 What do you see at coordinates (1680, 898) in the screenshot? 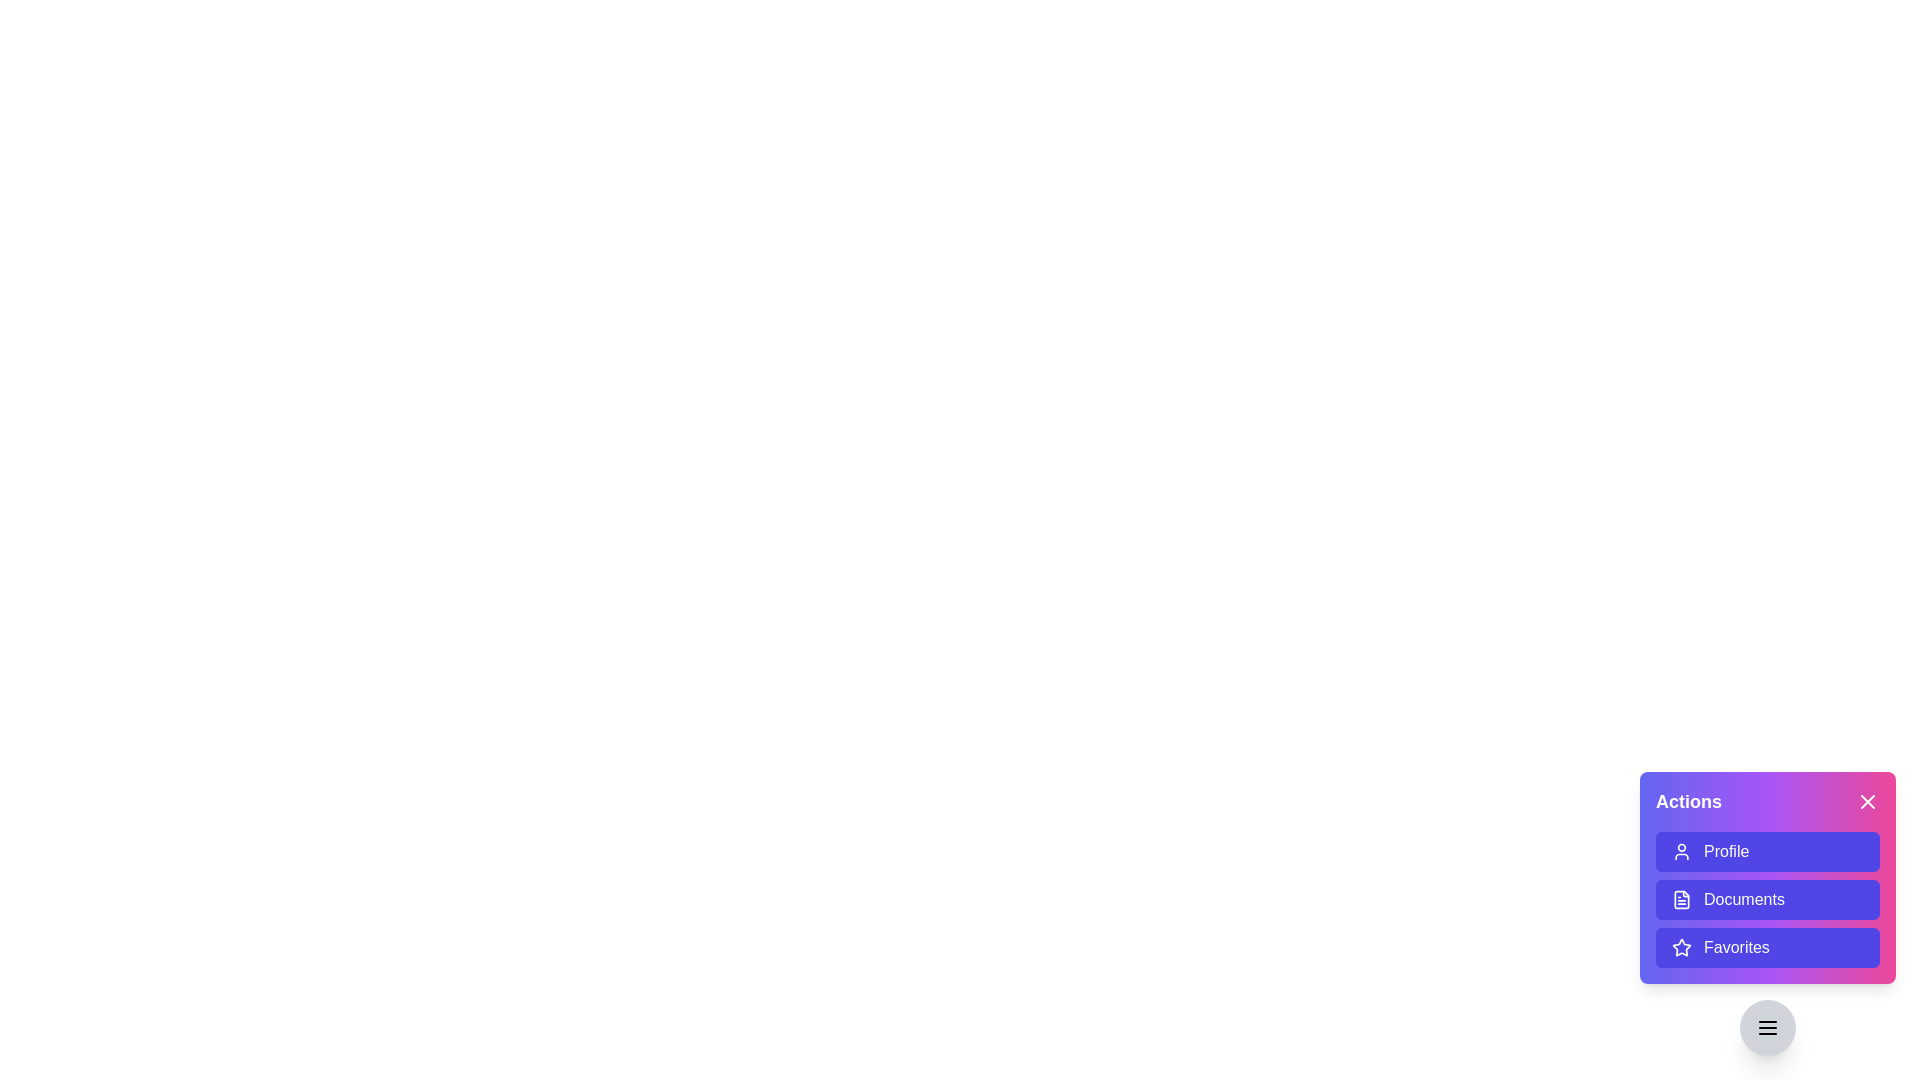
I see `the 'Documents' icon located at the bottom-right of the page, which represents the 'Documents' button in the 'Actions' menu` at bounding box center [1680, 898].